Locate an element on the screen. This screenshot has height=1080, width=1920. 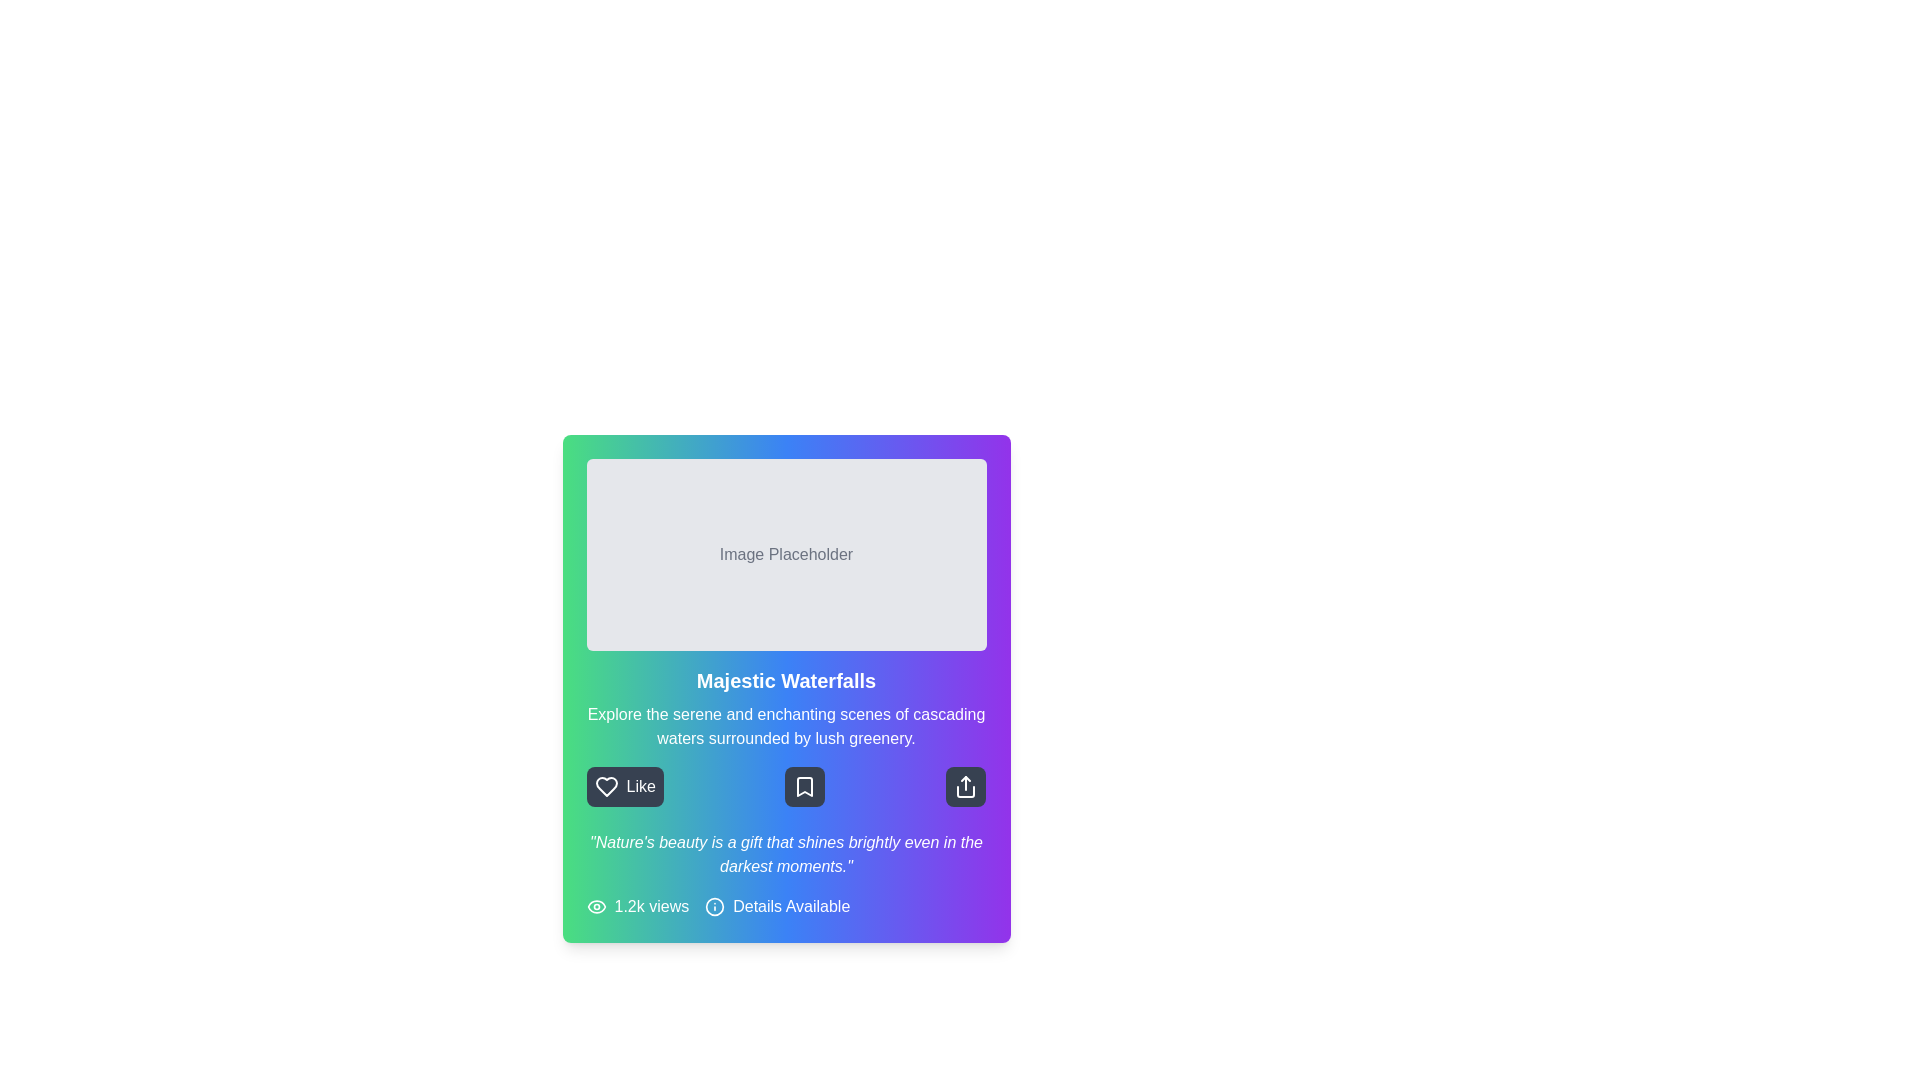
the 'Like' button, which is a rectangular button with rounded corners, gray background, a white heart icon, and white text, located on the far left among three horizontally aligned buttons at the bottom of a card is located at coordinates (623, 785).